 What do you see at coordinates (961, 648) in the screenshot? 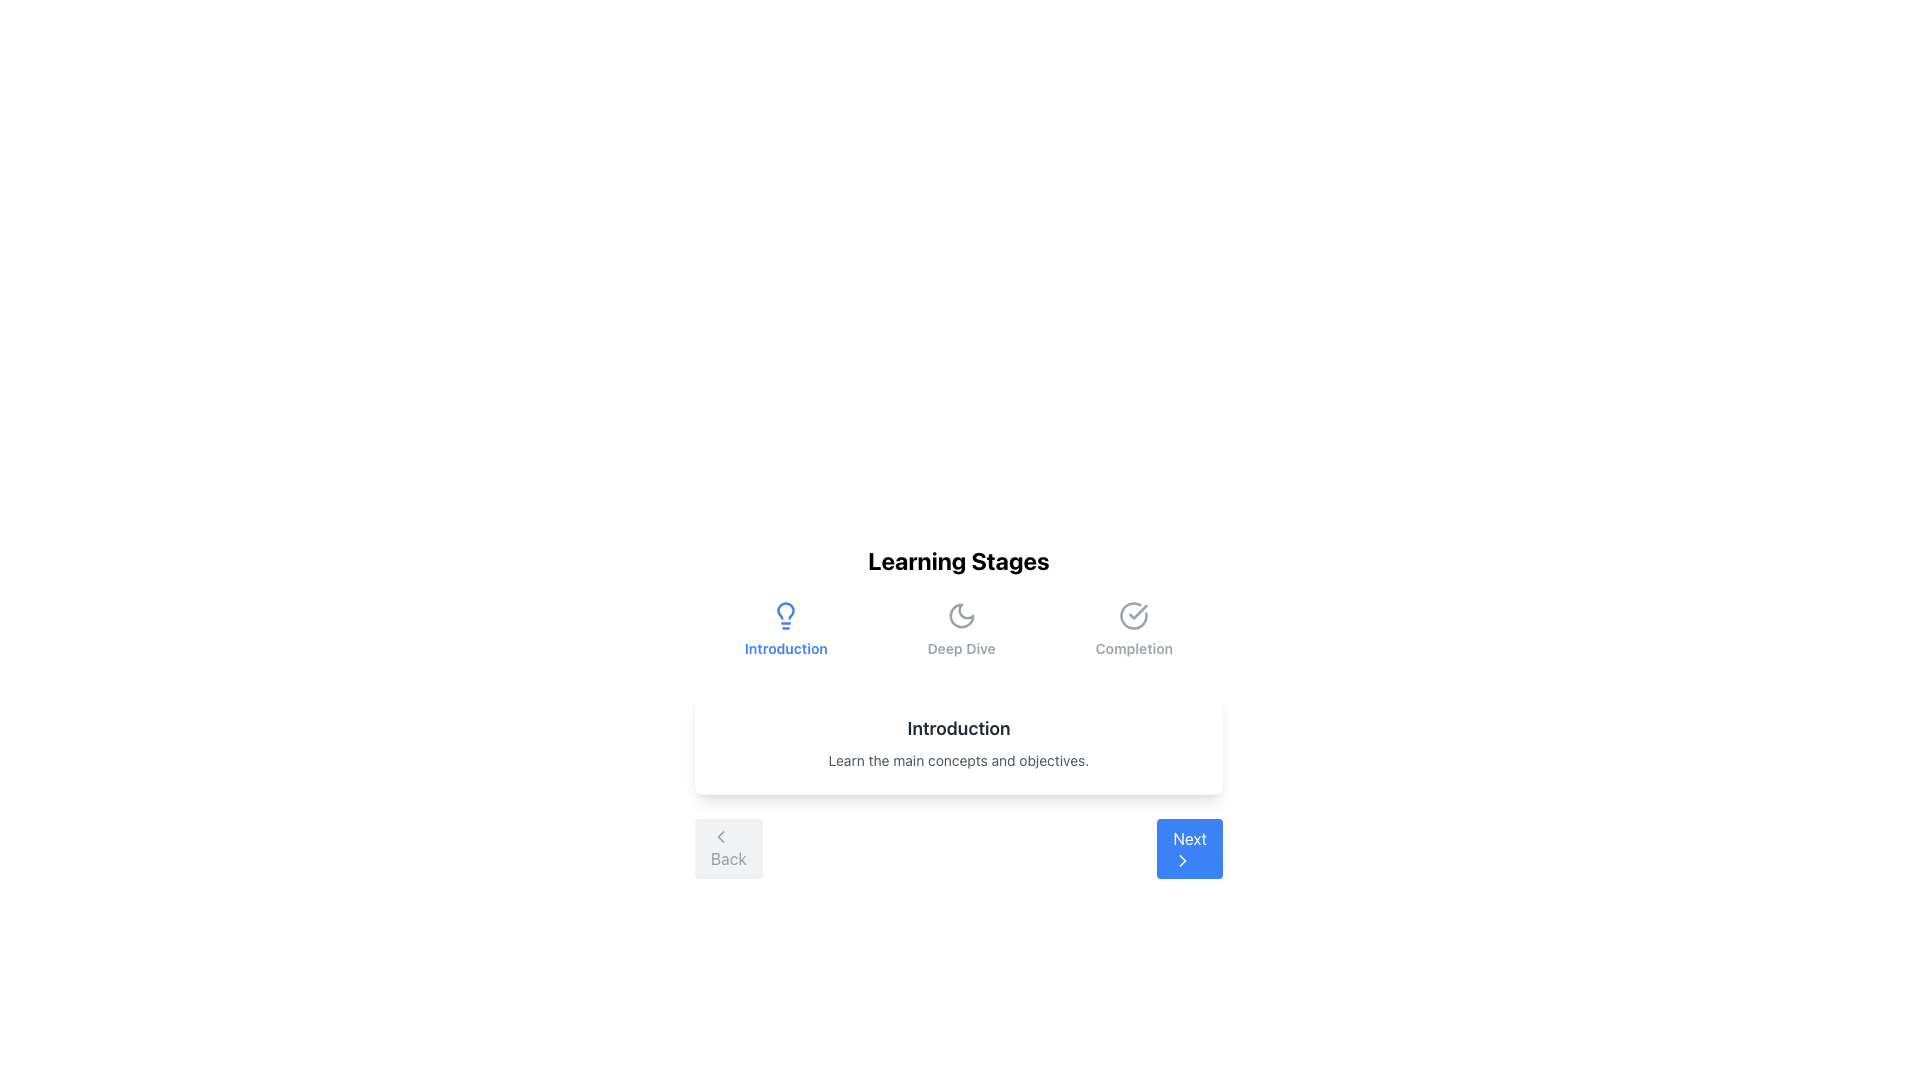
I see `the 'Deep Dive' text label, which is styled in a small, bold font and is centered under a circular icon in the 'Learning Stages' section` at bounding box center [961, 648].